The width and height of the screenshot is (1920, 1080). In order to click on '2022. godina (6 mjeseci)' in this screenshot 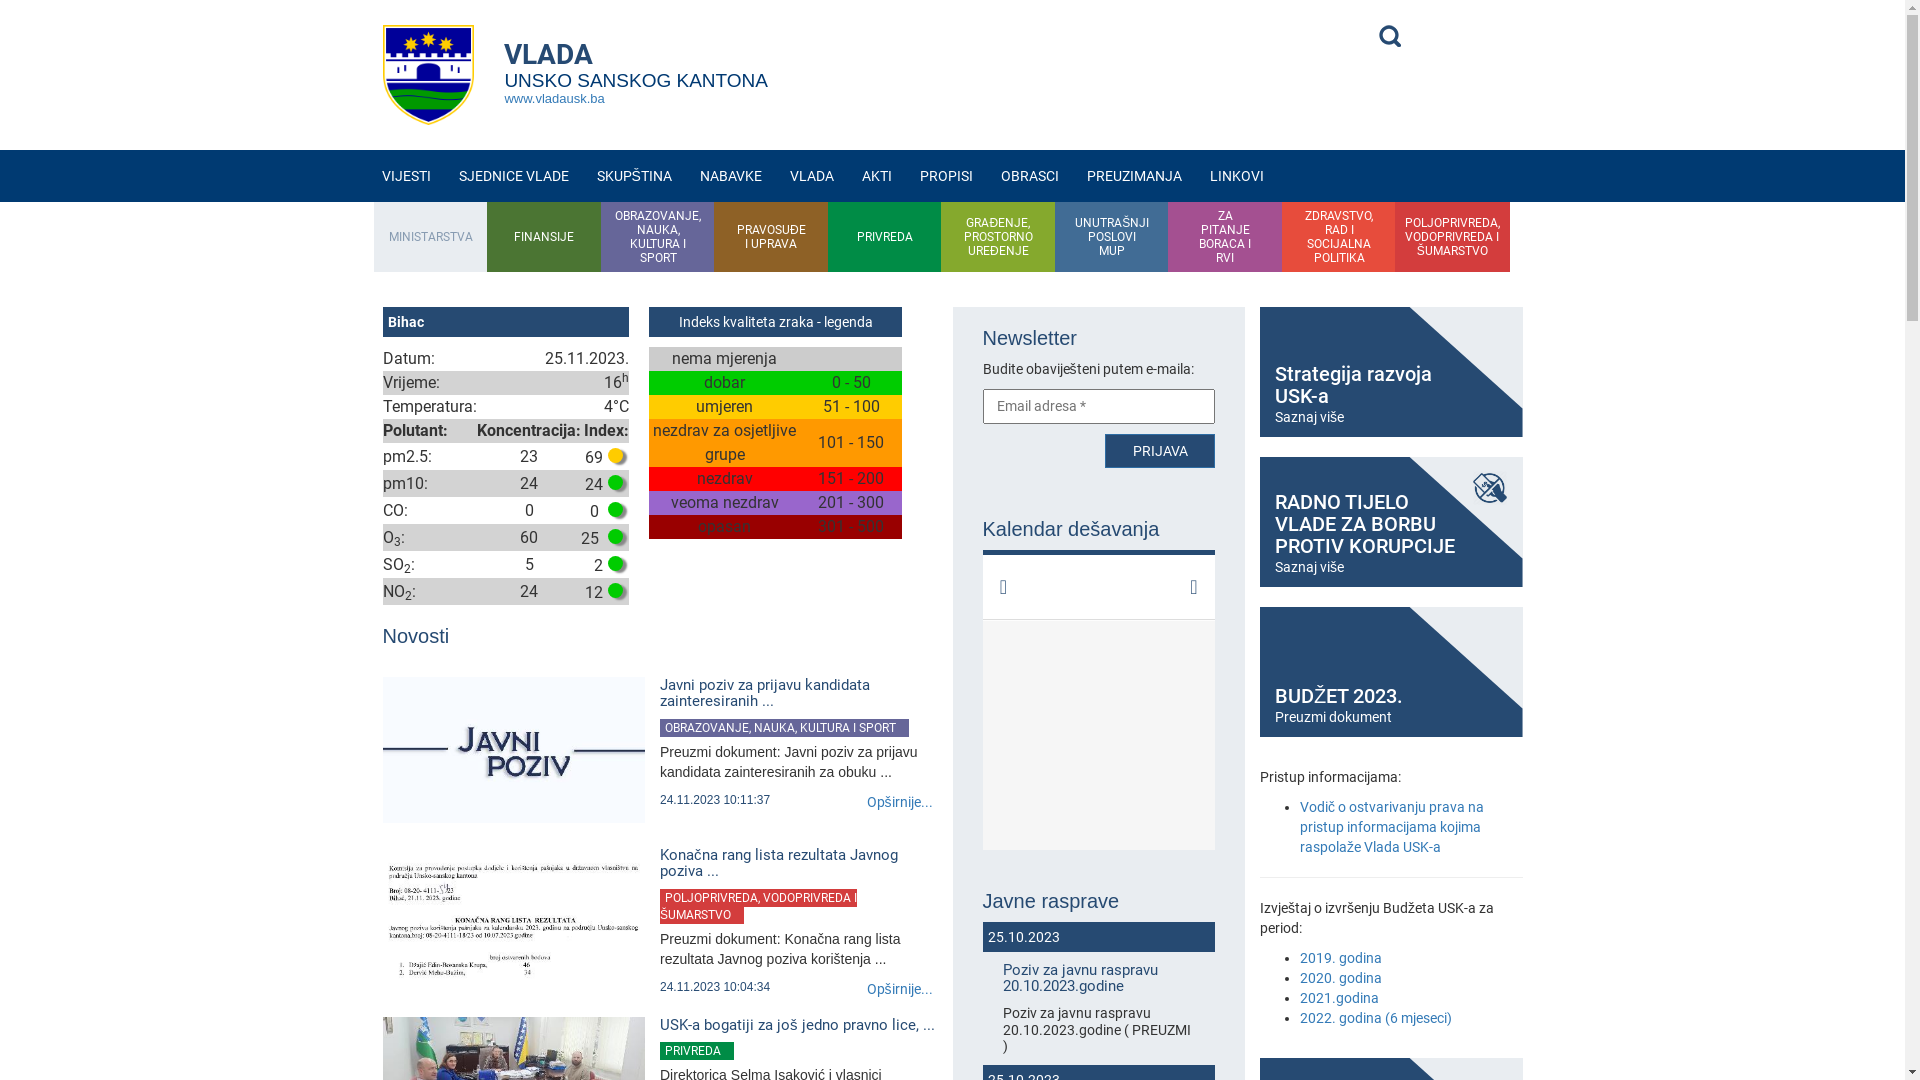, I will do `click(1375, 1018)`.